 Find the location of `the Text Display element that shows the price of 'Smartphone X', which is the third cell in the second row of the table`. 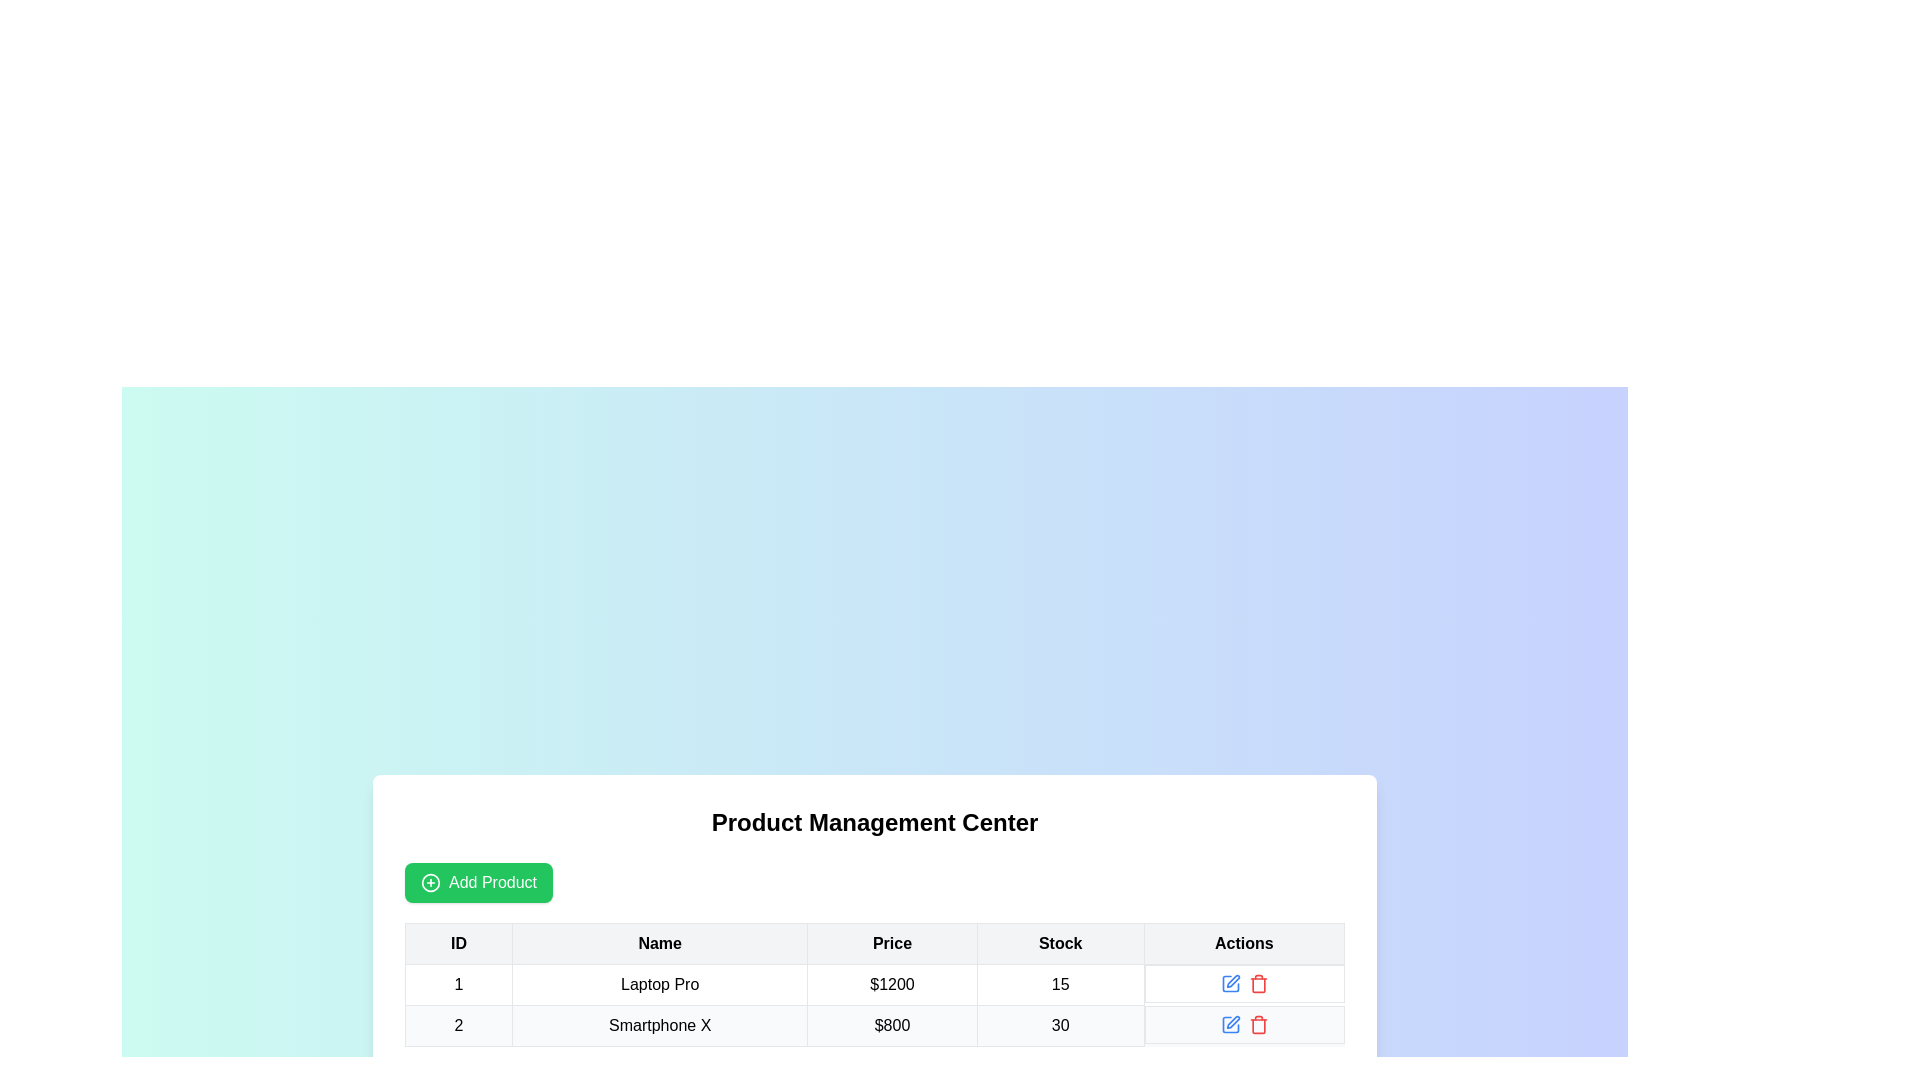

the Text Display element that shows the price of 'Smartphone X', which is the third cell in the second row of the table is located at coordinates (891, 1026).